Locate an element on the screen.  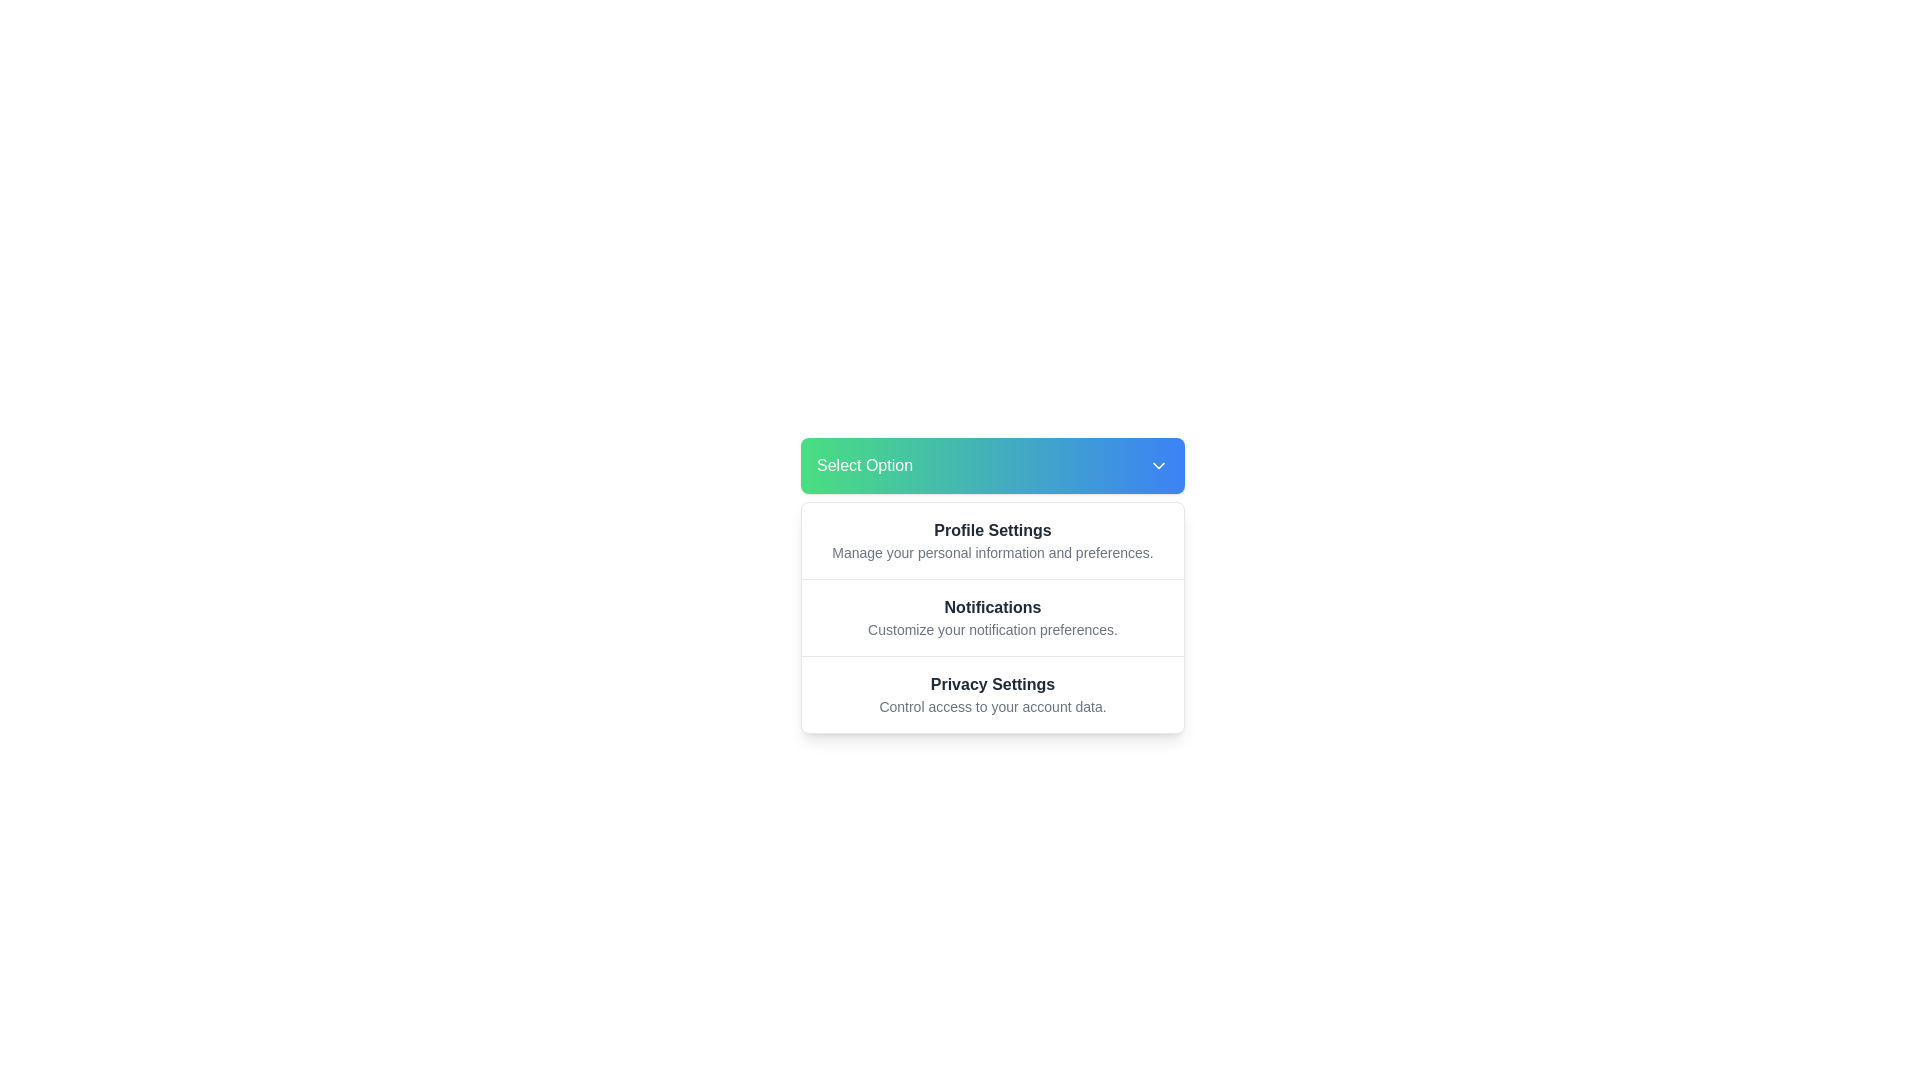
the text component displaying 'Control access to your account data.' which is located beneath 'Privacy Settings' in the third section of the menu layout is located at coordinates (993, 705).